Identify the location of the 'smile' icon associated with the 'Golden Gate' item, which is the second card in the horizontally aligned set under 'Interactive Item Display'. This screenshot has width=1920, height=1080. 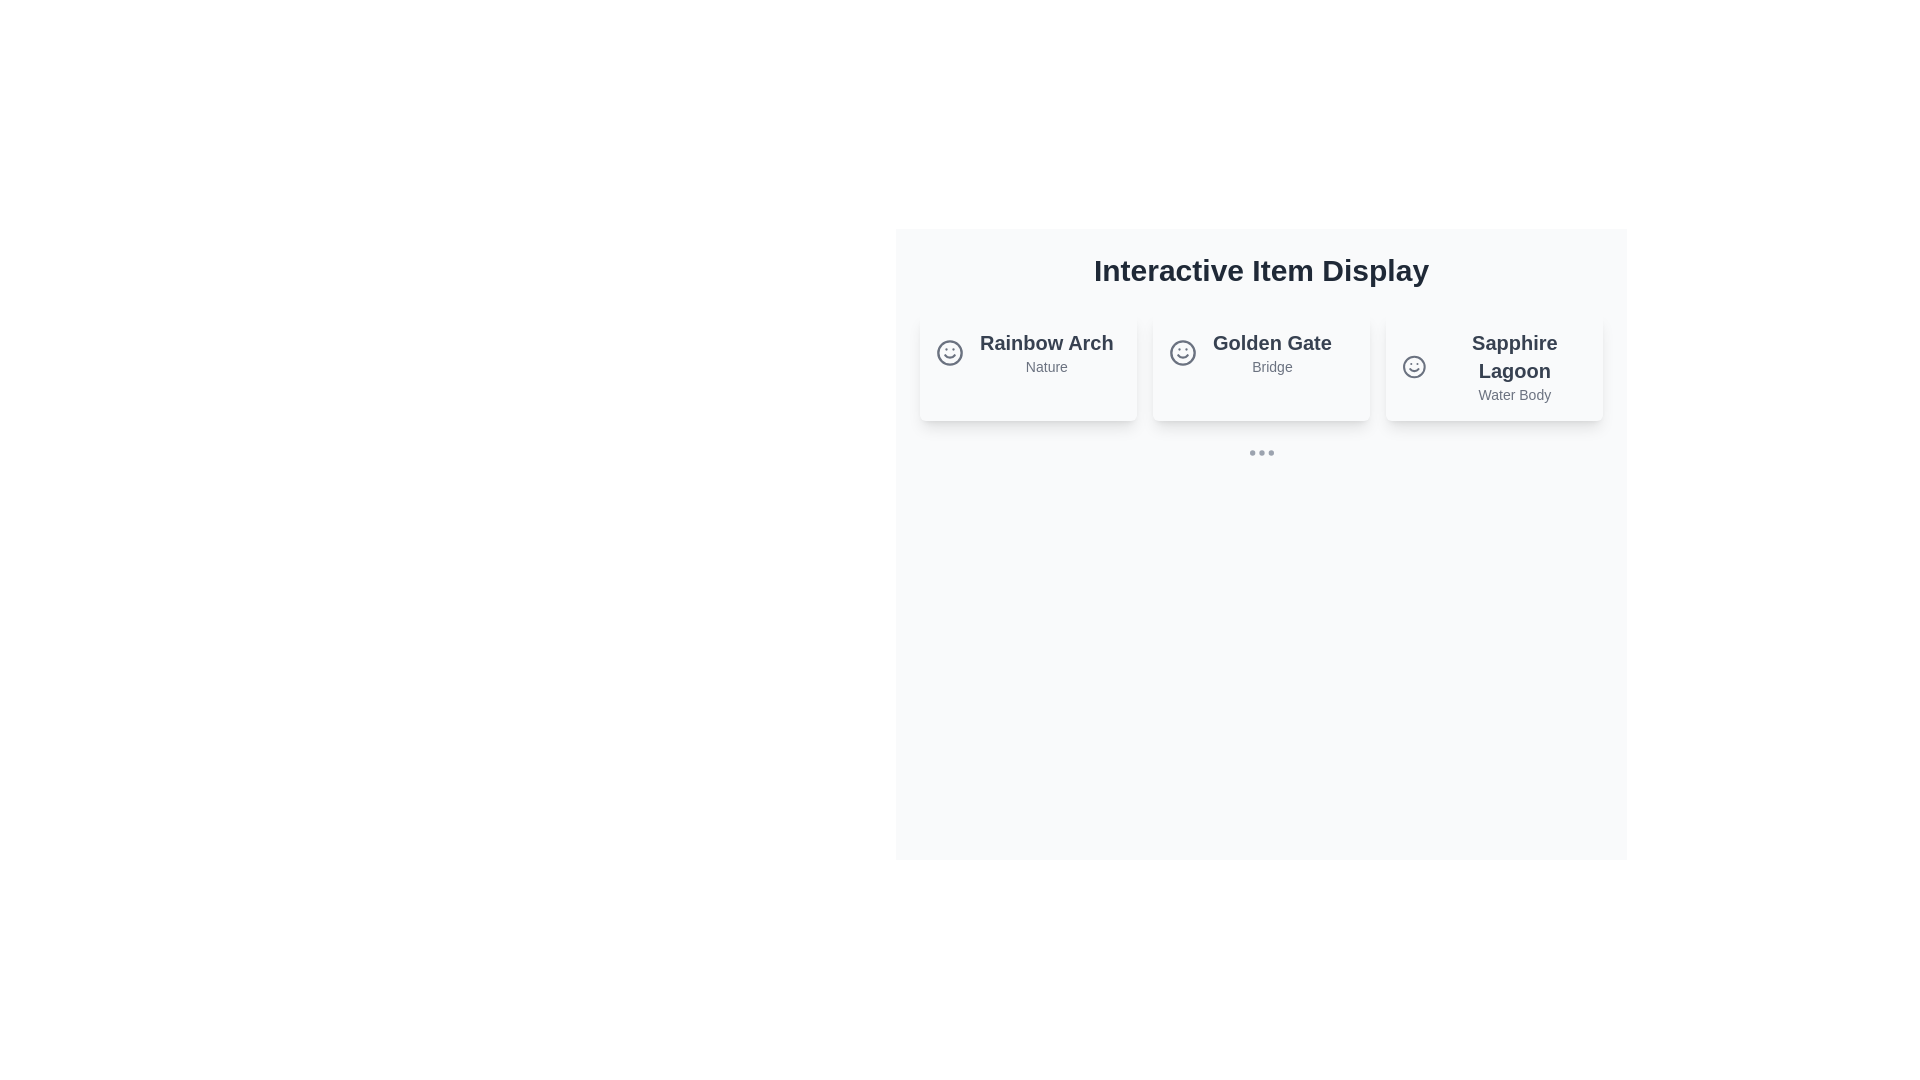
(1182, 352).